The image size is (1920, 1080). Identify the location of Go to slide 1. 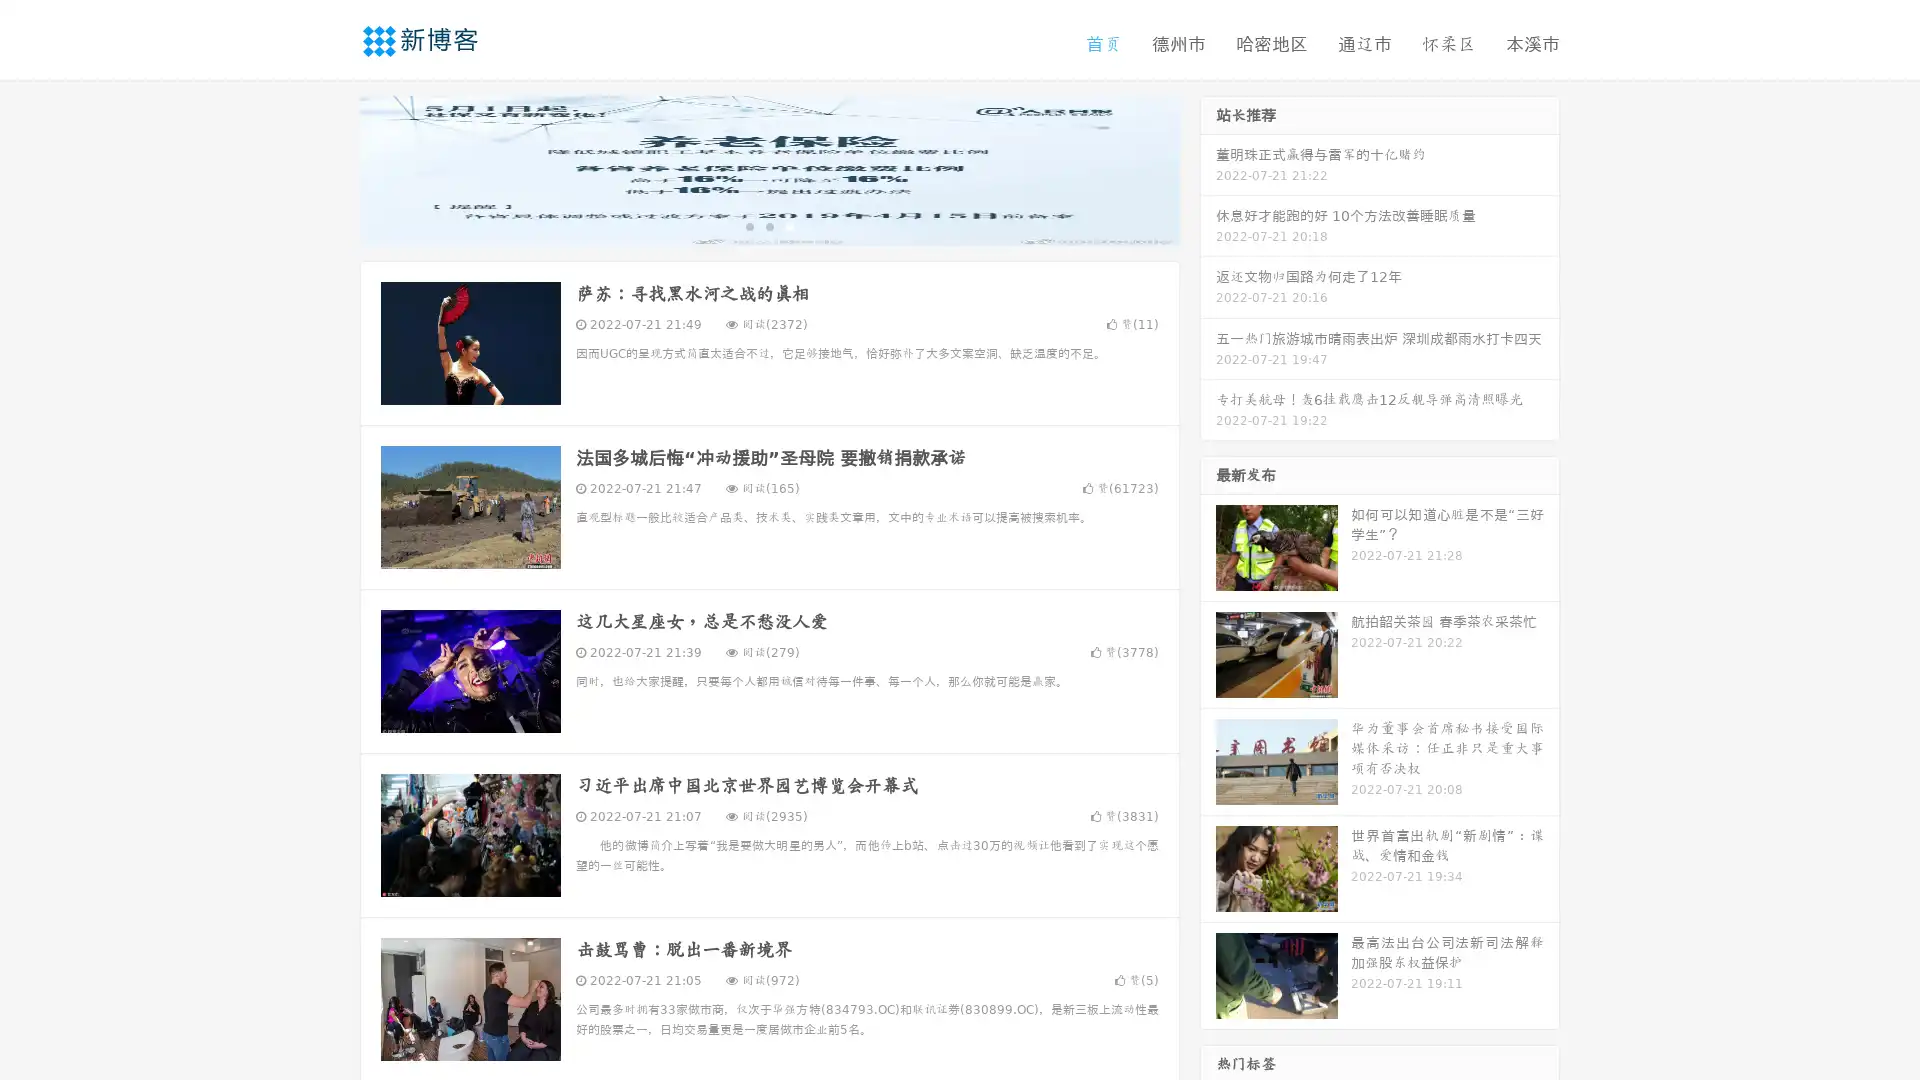
(748, 225).